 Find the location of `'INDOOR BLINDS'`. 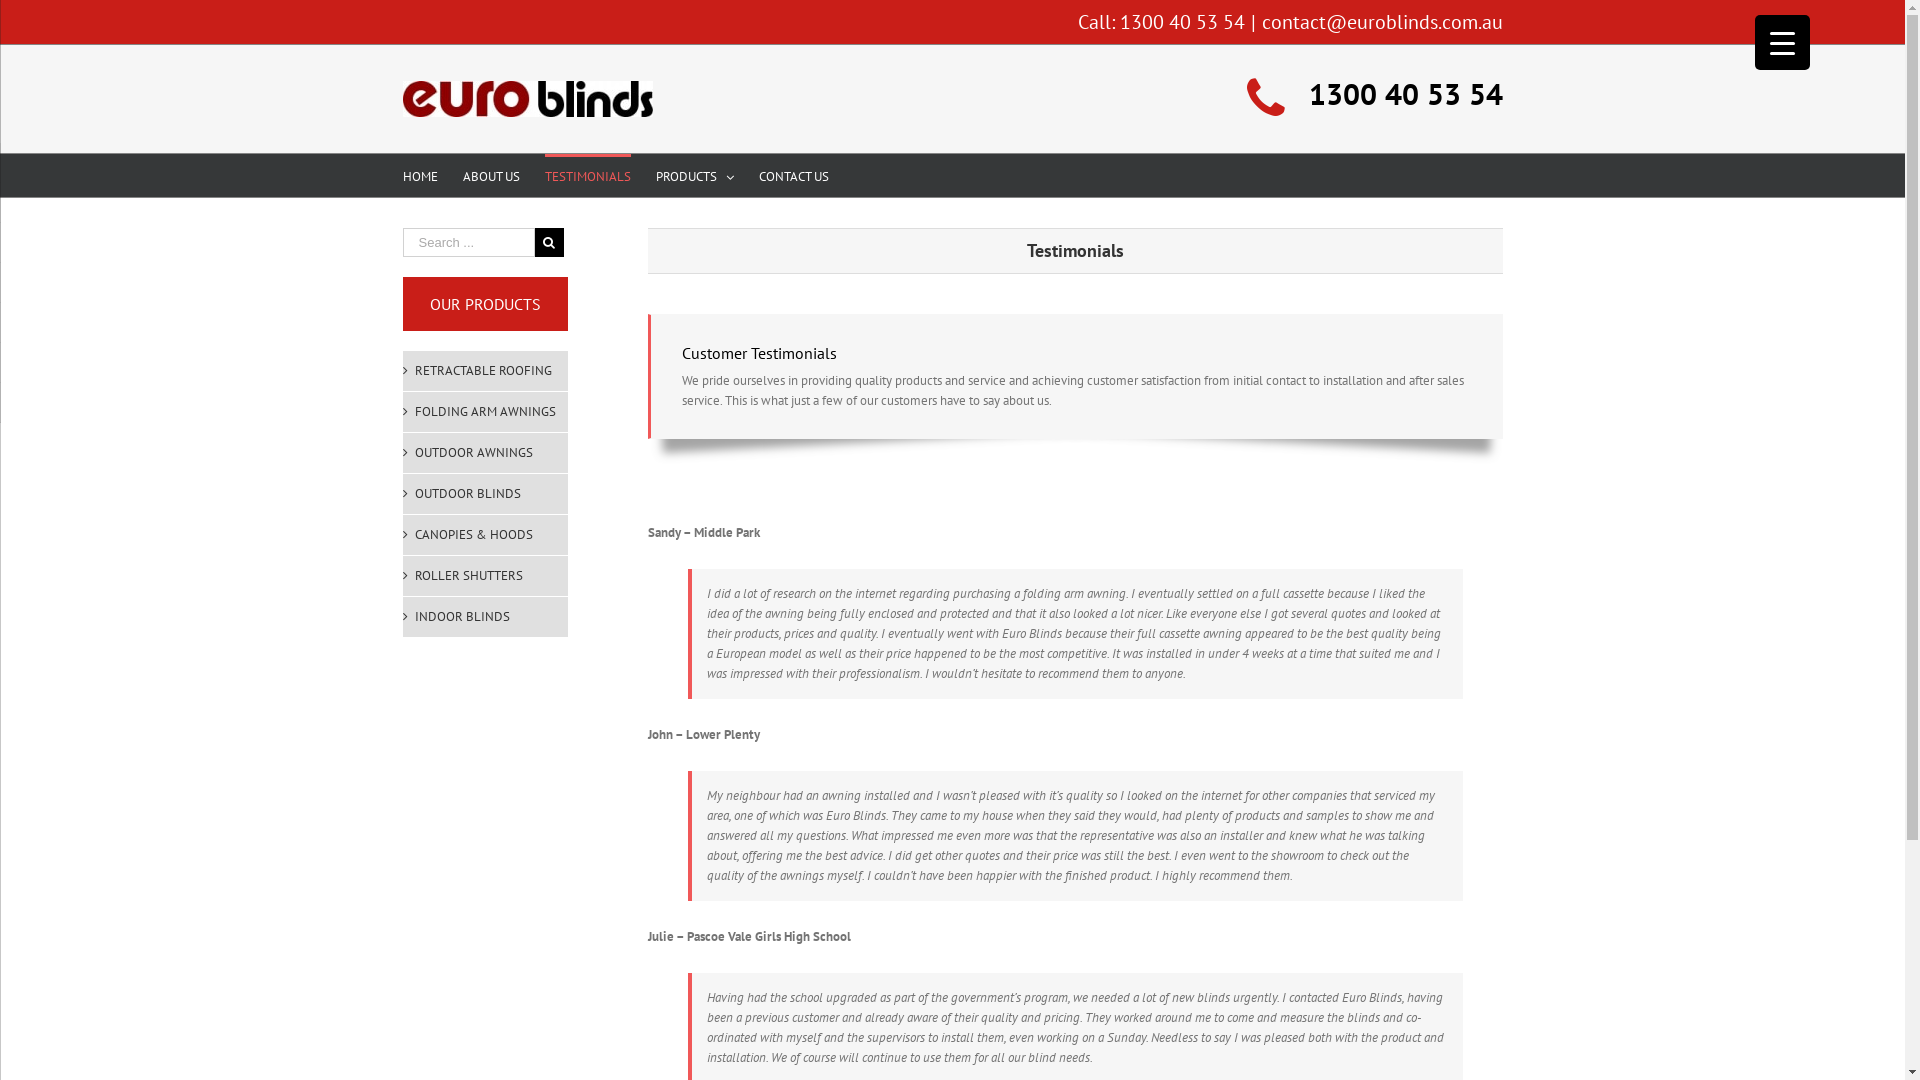

'INDOOR BLINDS' is located at coordinates (485, 616).